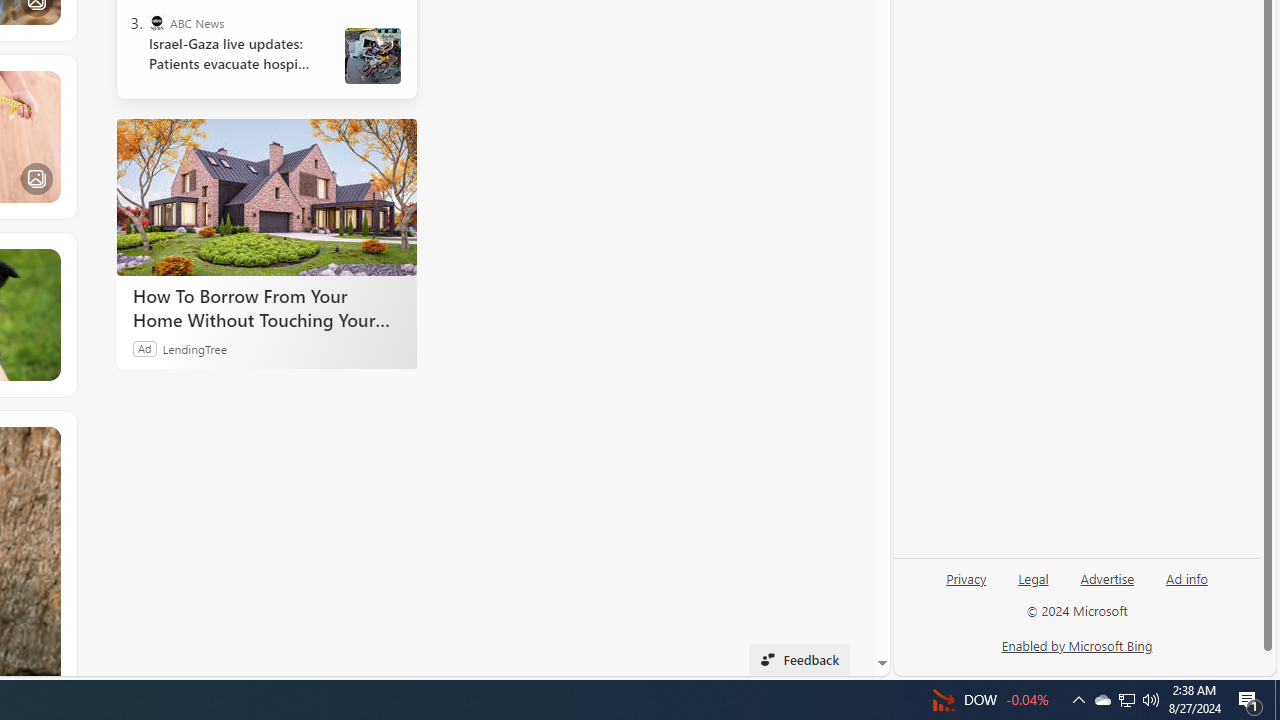 The width and height of the screenshot is (1280, 720). What do you see at coordinates (1106, 577) in the screenshot?
I see `'Advertise'` at bounding box center [1106, 577].